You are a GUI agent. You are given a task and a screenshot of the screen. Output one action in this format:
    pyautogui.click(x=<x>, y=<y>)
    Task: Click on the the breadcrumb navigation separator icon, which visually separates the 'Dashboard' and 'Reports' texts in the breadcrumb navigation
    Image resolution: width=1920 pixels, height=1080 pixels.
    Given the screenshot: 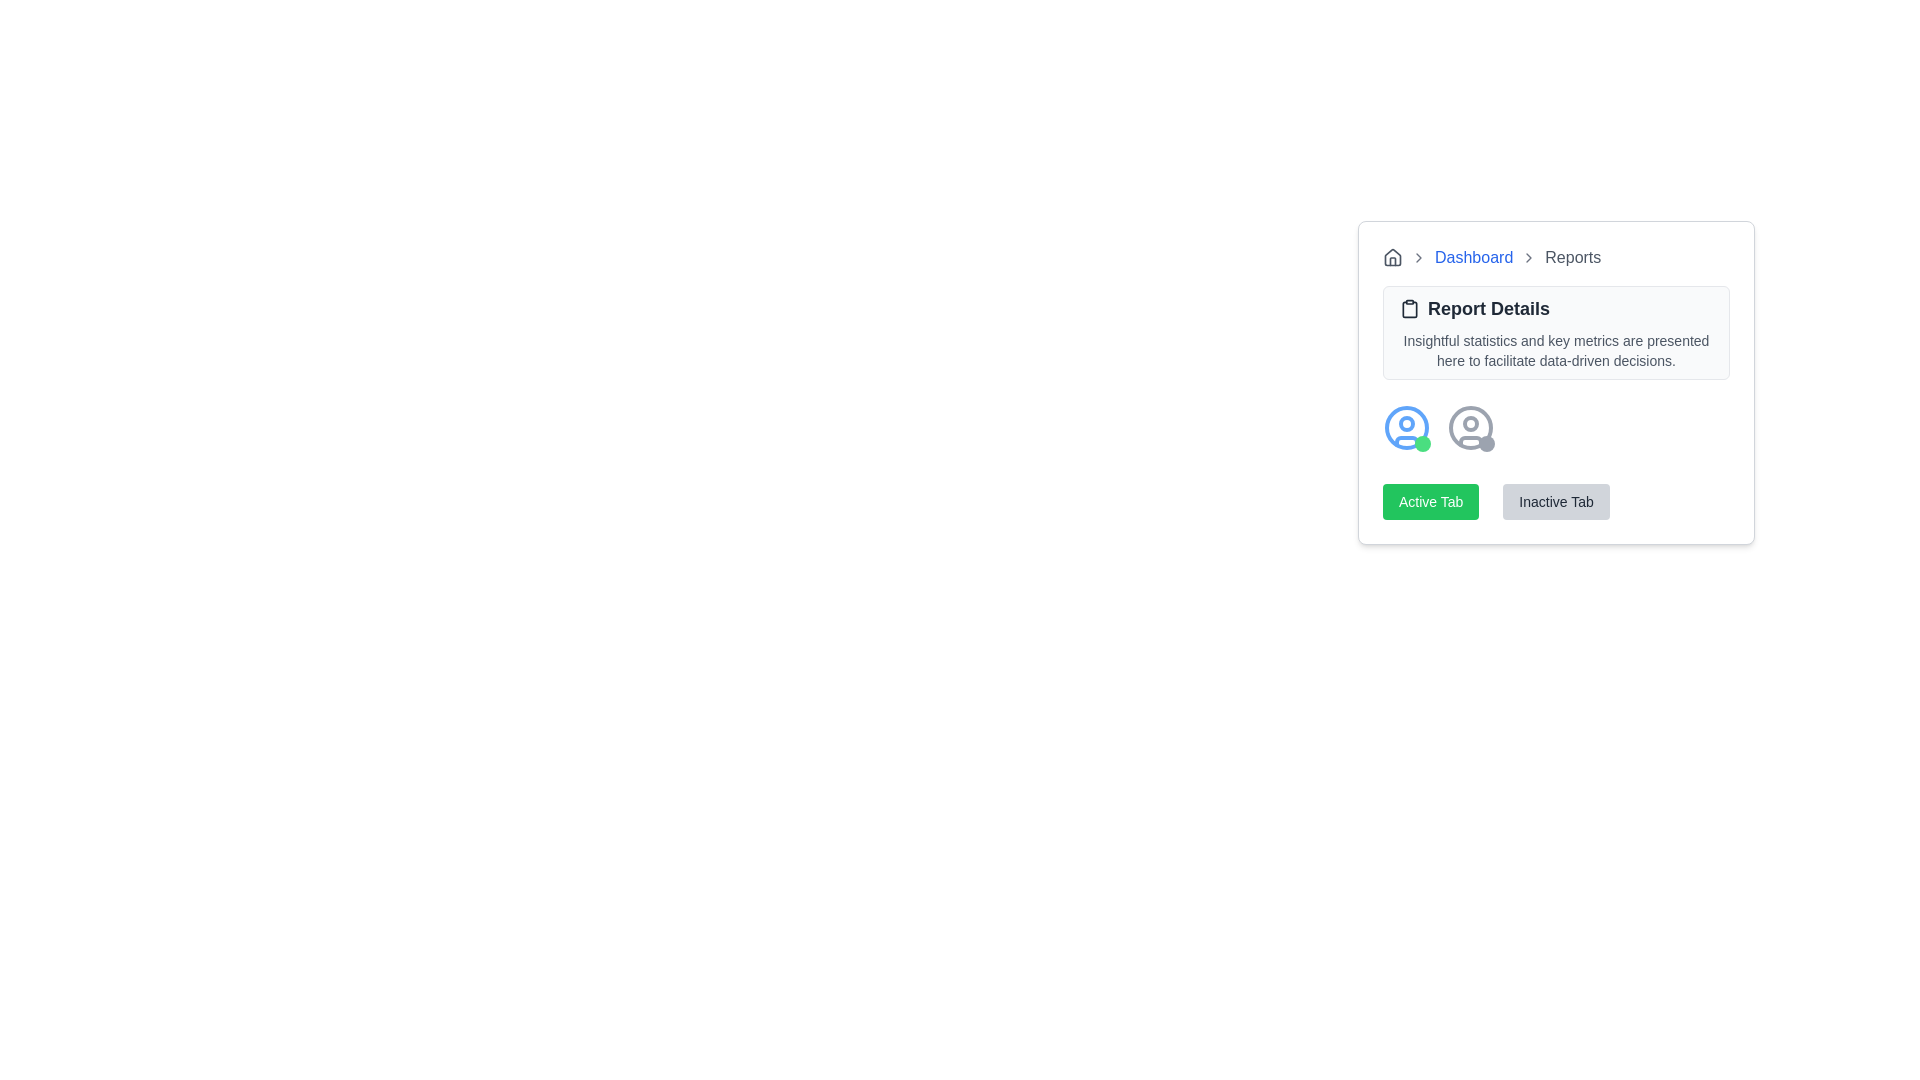 What is the action you would take?
    pyautogui.click(x=1528, y=257)
    